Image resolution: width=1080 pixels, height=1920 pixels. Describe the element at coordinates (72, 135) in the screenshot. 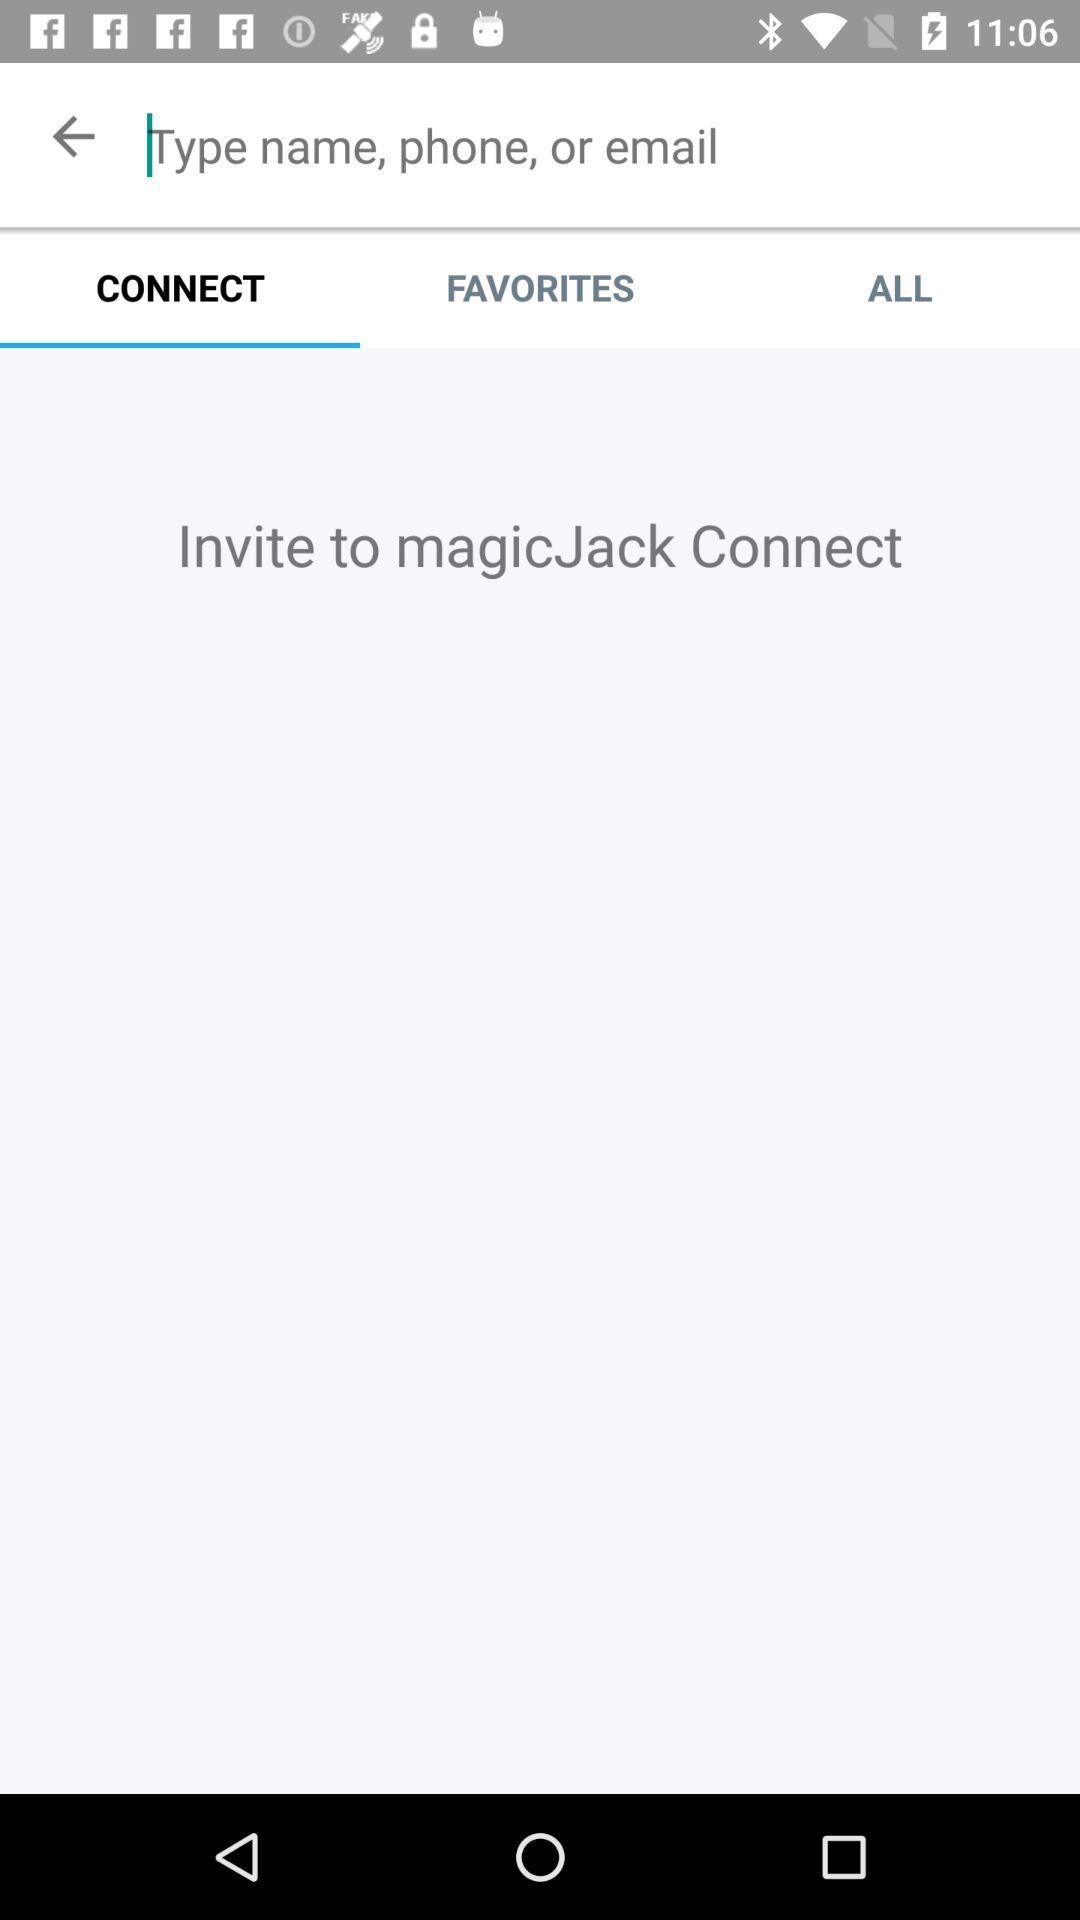

I see `item above connect` at that location.